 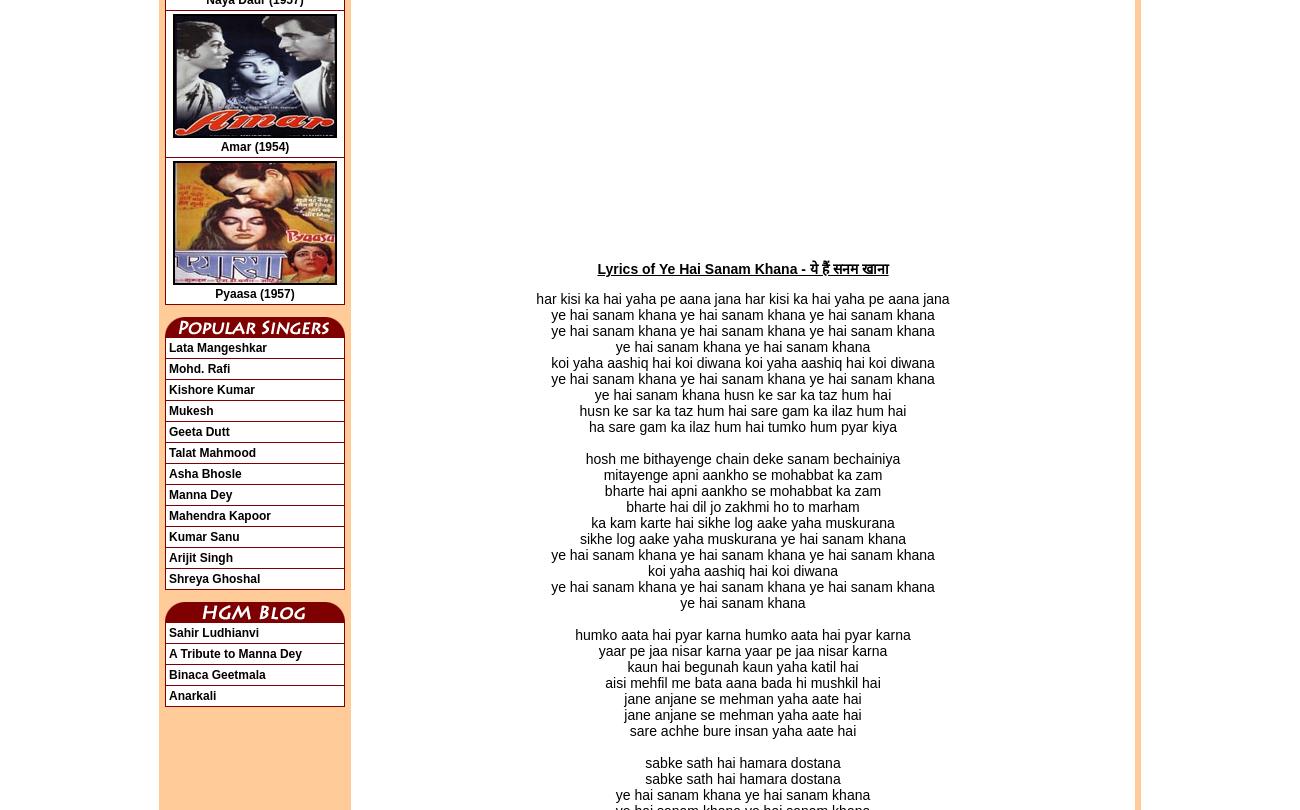 What do you see at coordinates (648, 570) in the screenshot?
I see `'koi yaha aashiq hai koi diwana'` at bounding box center [648, 570].